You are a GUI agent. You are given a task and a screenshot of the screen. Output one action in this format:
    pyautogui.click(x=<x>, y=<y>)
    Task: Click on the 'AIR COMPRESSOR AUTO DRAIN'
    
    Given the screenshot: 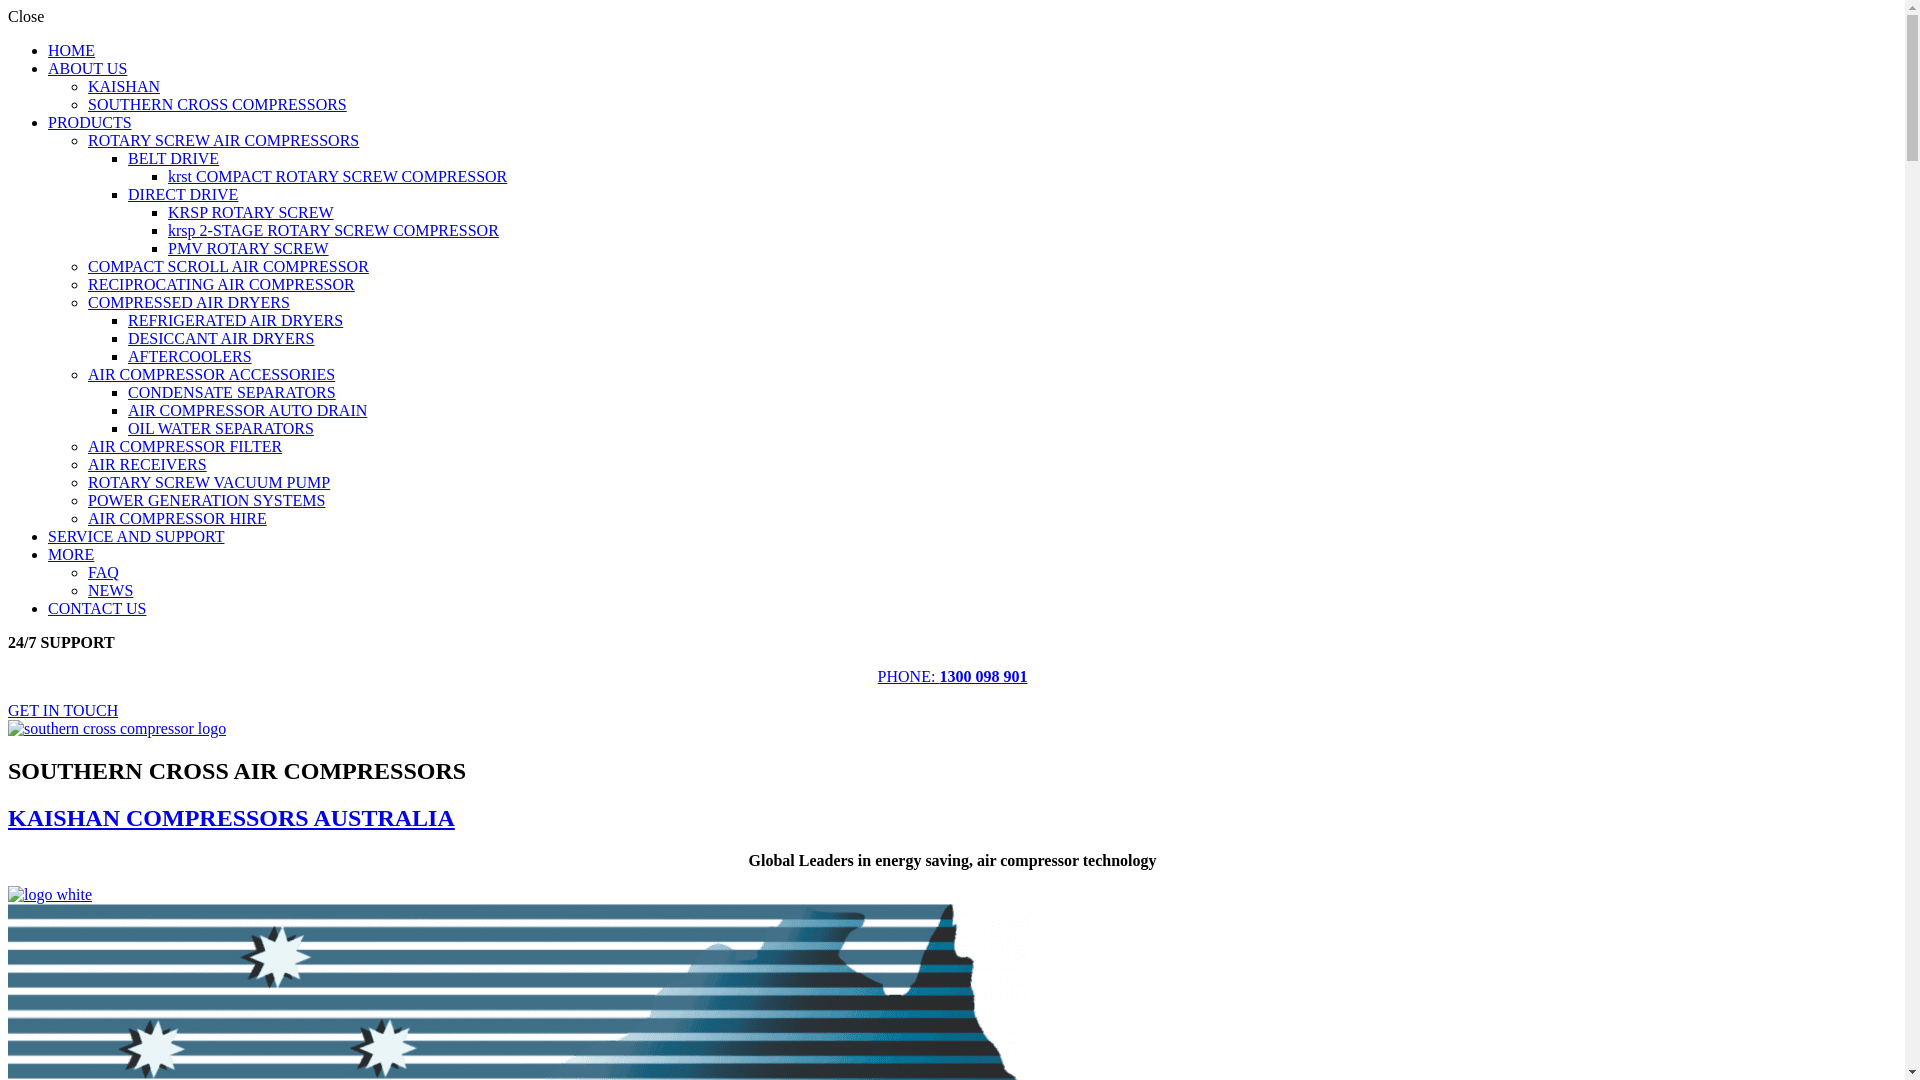 What is the action you would take?
    pyautogui.click(x=127, y=409)
    